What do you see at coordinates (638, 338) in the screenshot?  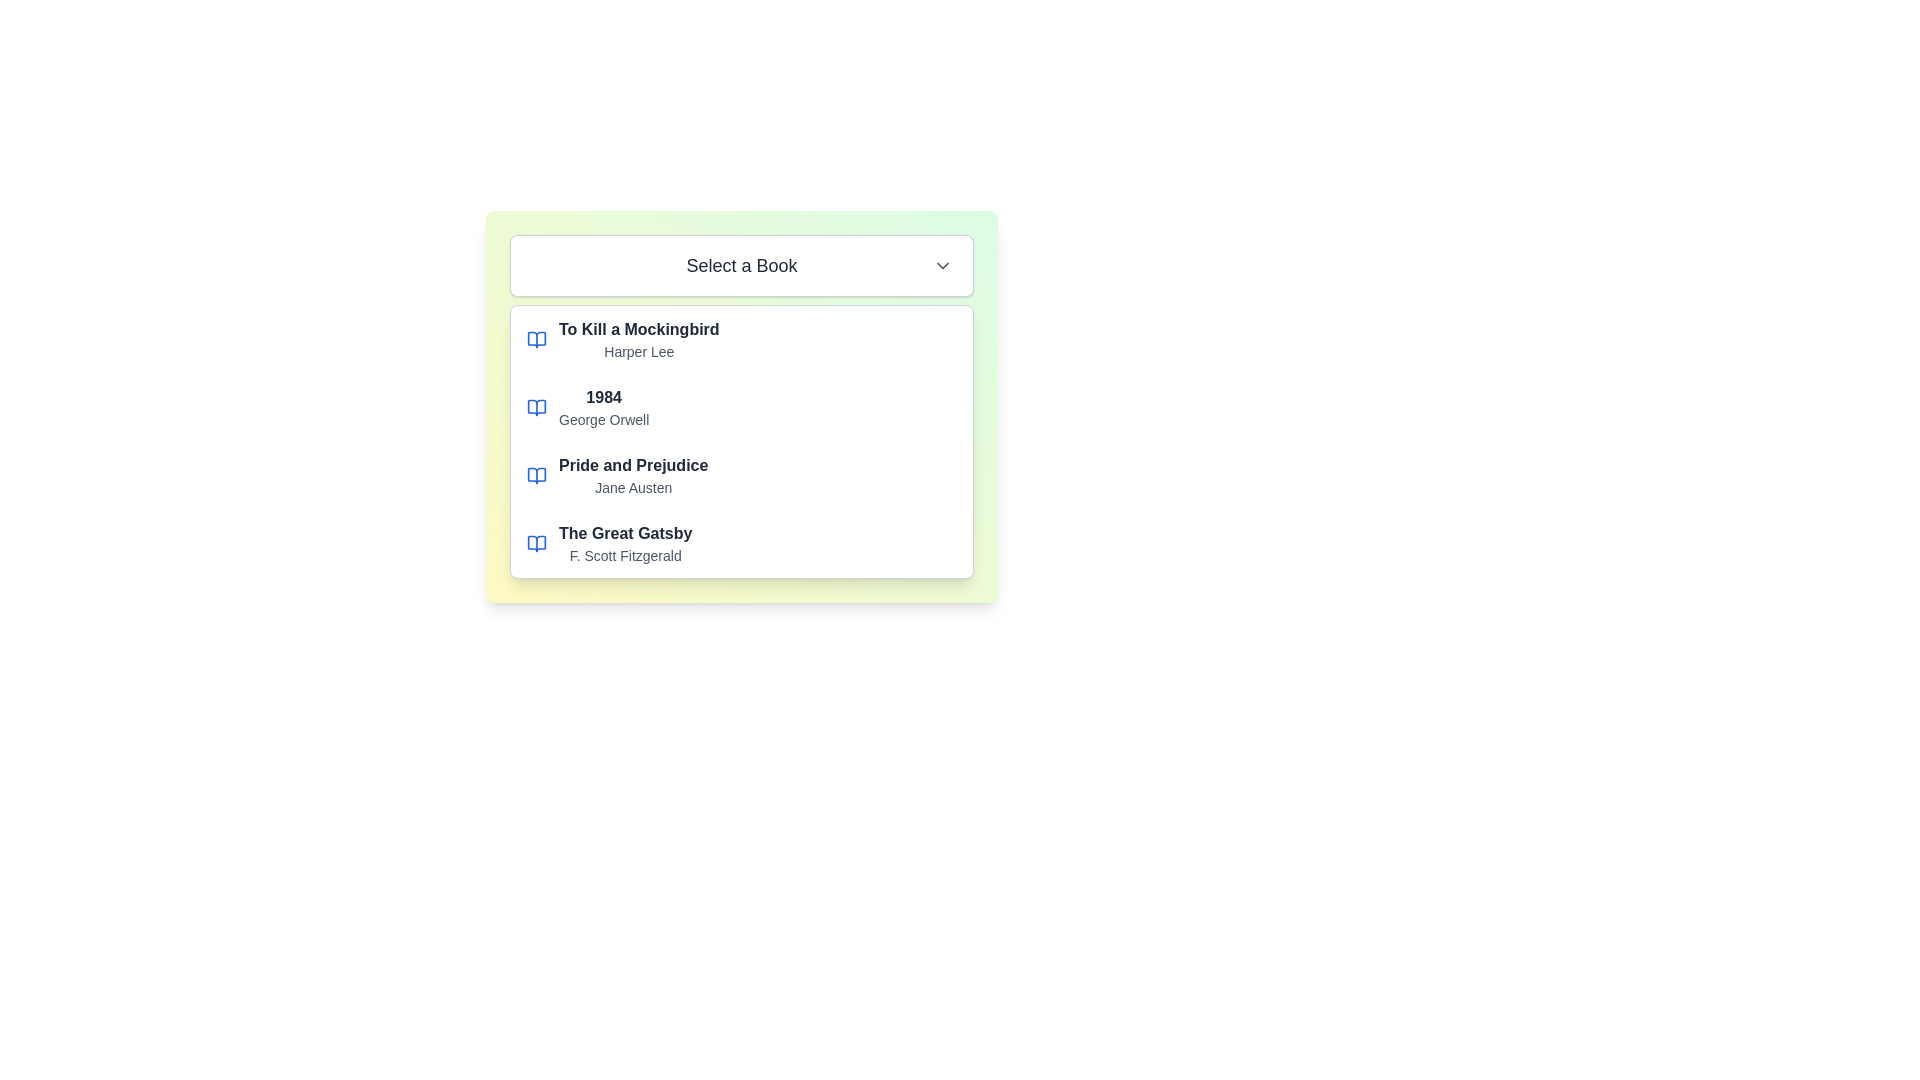 I see `the first book option in the list displayed beneath the 'Select a Book' dropdown` at bounding box center [638, 338].